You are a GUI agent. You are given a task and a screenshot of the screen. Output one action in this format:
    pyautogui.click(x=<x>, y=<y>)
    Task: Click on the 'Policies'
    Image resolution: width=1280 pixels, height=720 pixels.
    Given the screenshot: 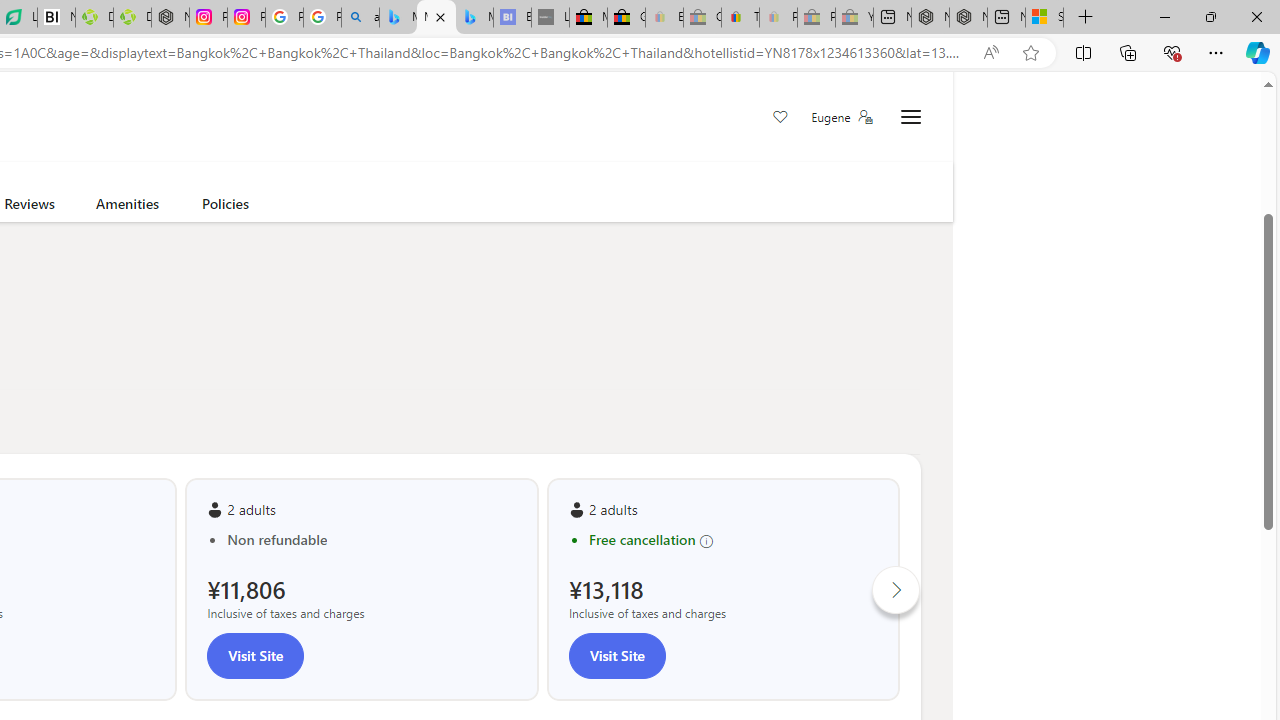 What is the action you would take?
    pyautogui.click(x=225, y=207)
    